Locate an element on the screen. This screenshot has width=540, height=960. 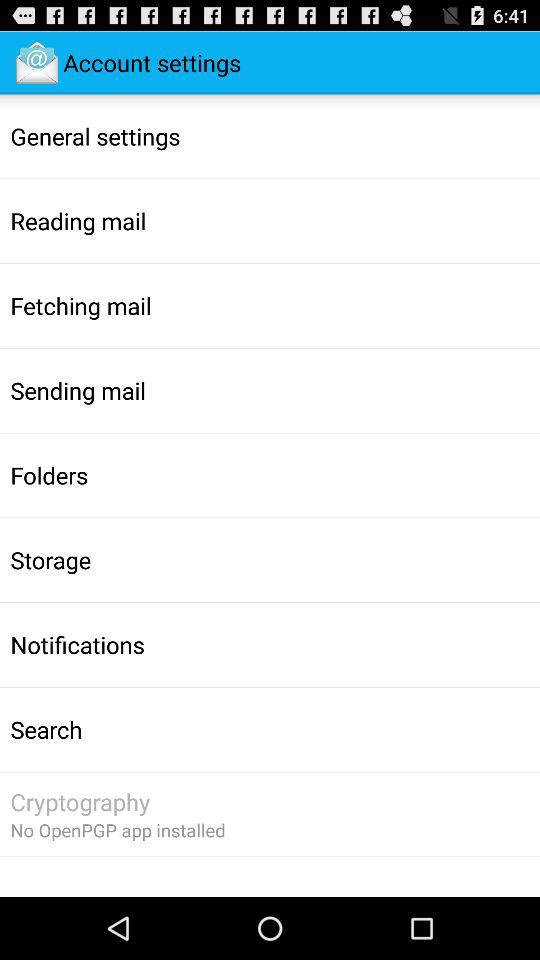
fetching mail item is located at coordinates (80, 305).